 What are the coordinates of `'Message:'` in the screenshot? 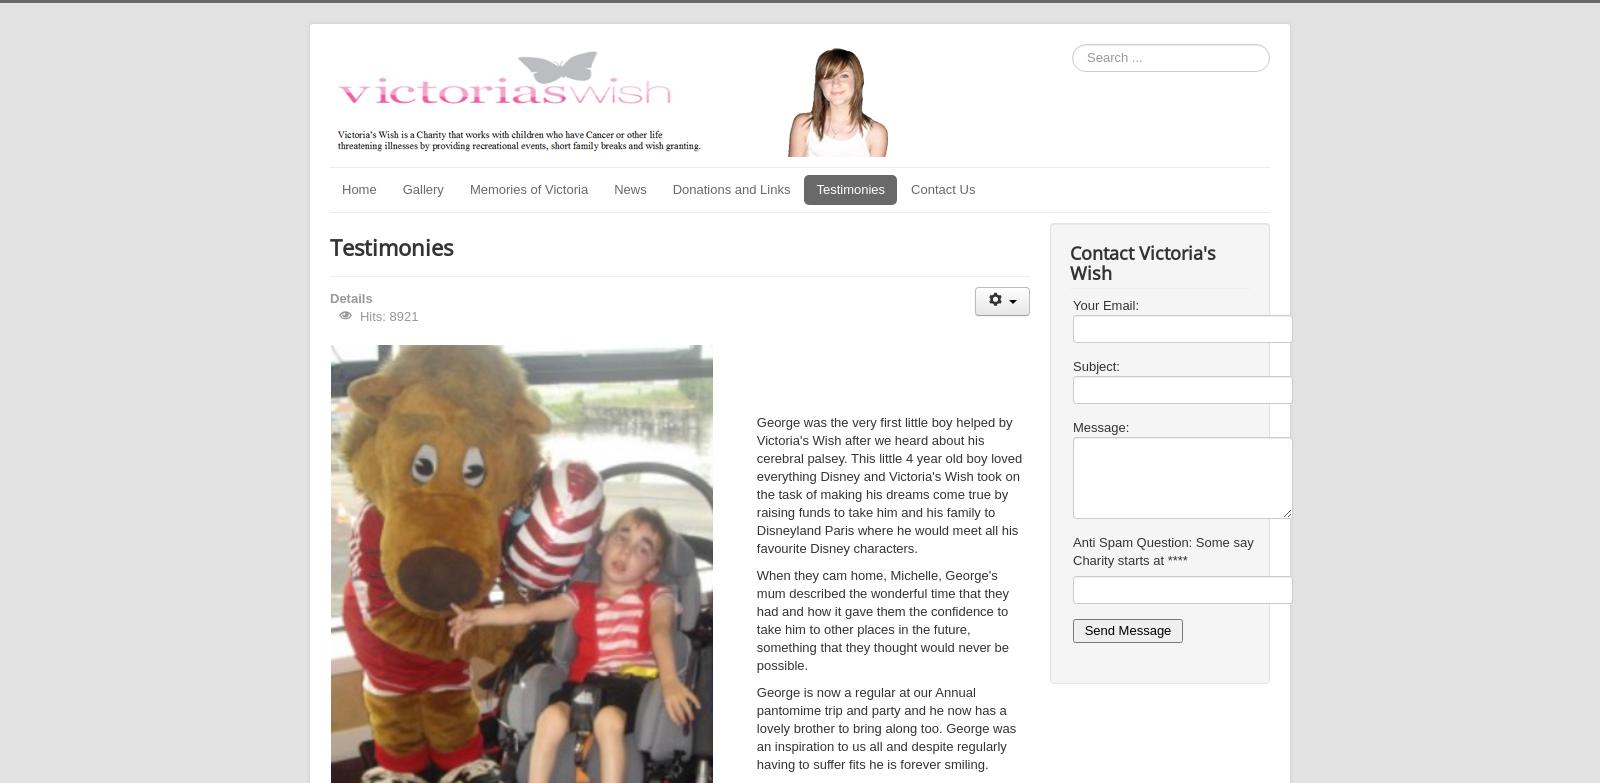 It's located at (1100, 426).